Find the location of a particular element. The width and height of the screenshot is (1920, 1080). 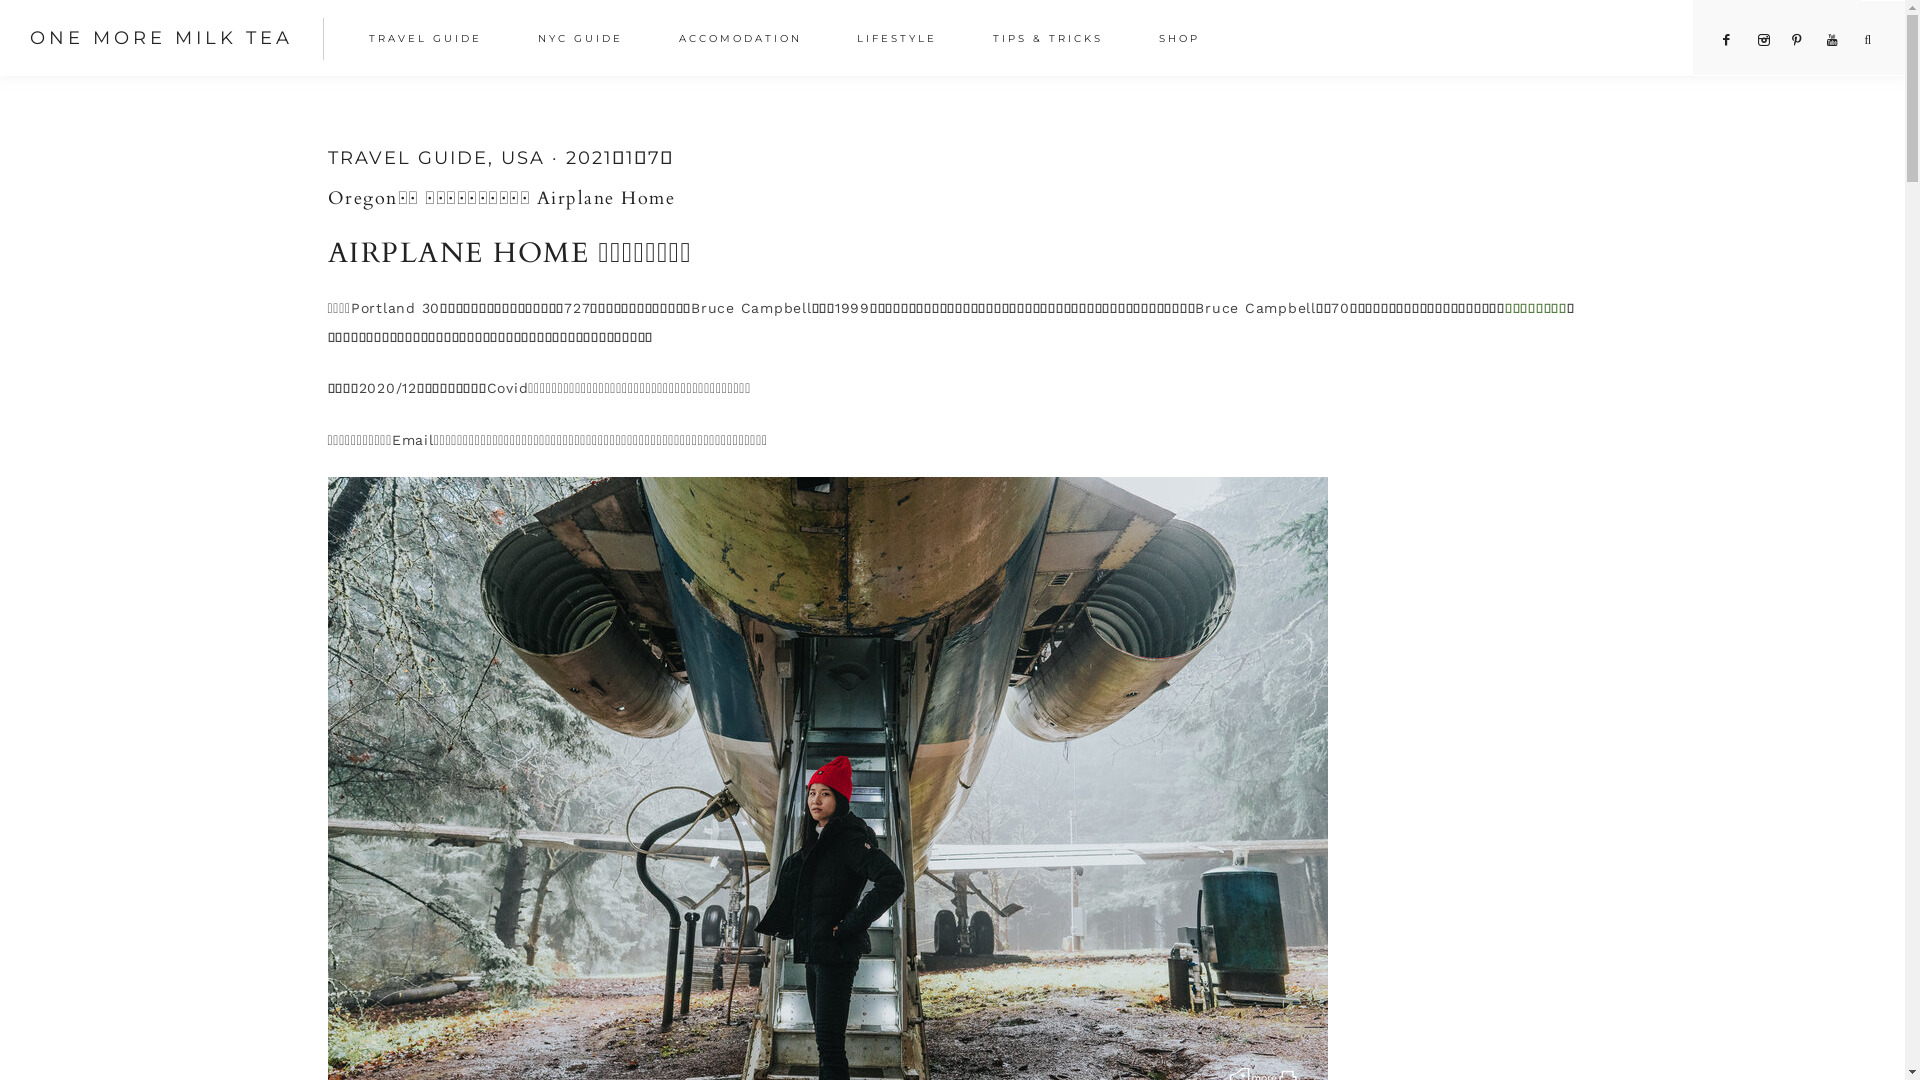

'Pinterest' is located at coordinates (1798, 40).